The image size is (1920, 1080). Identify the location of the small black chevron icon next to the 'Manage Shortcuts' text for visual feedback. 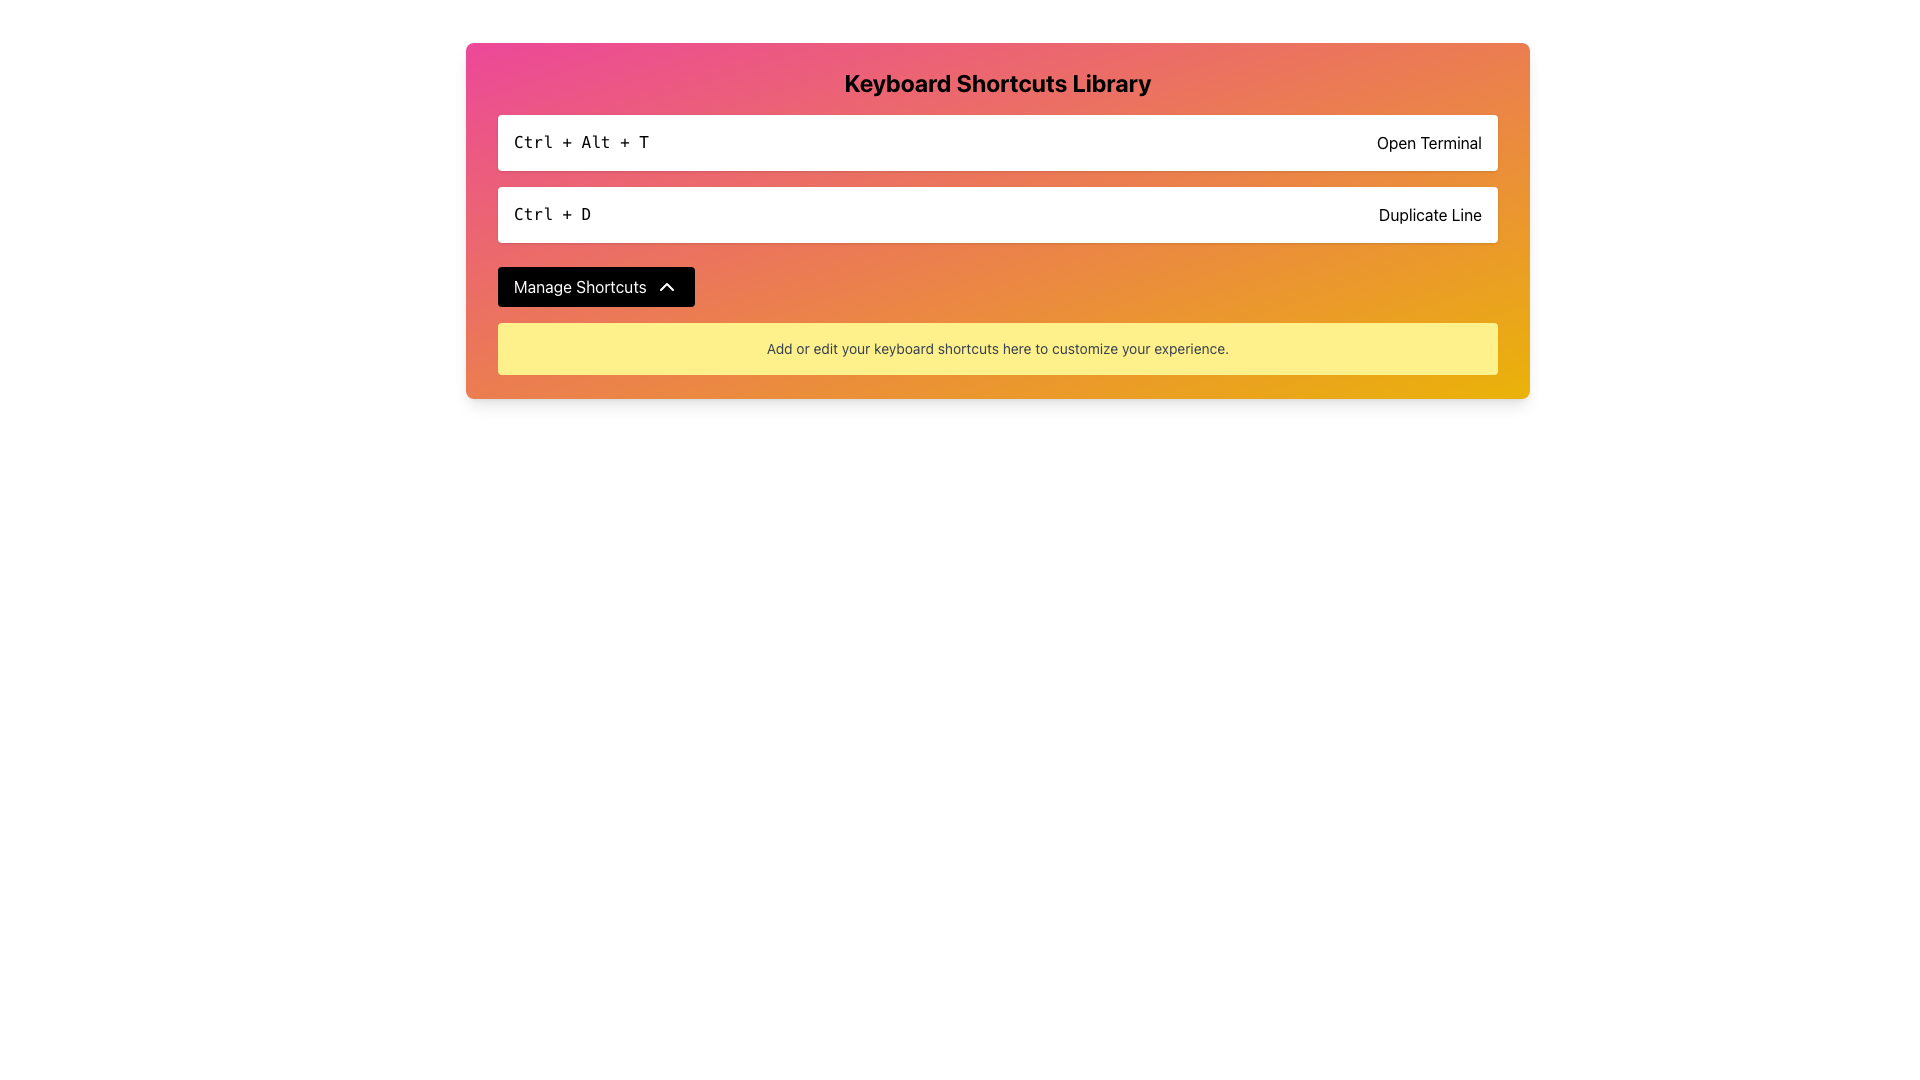
(666, 286).